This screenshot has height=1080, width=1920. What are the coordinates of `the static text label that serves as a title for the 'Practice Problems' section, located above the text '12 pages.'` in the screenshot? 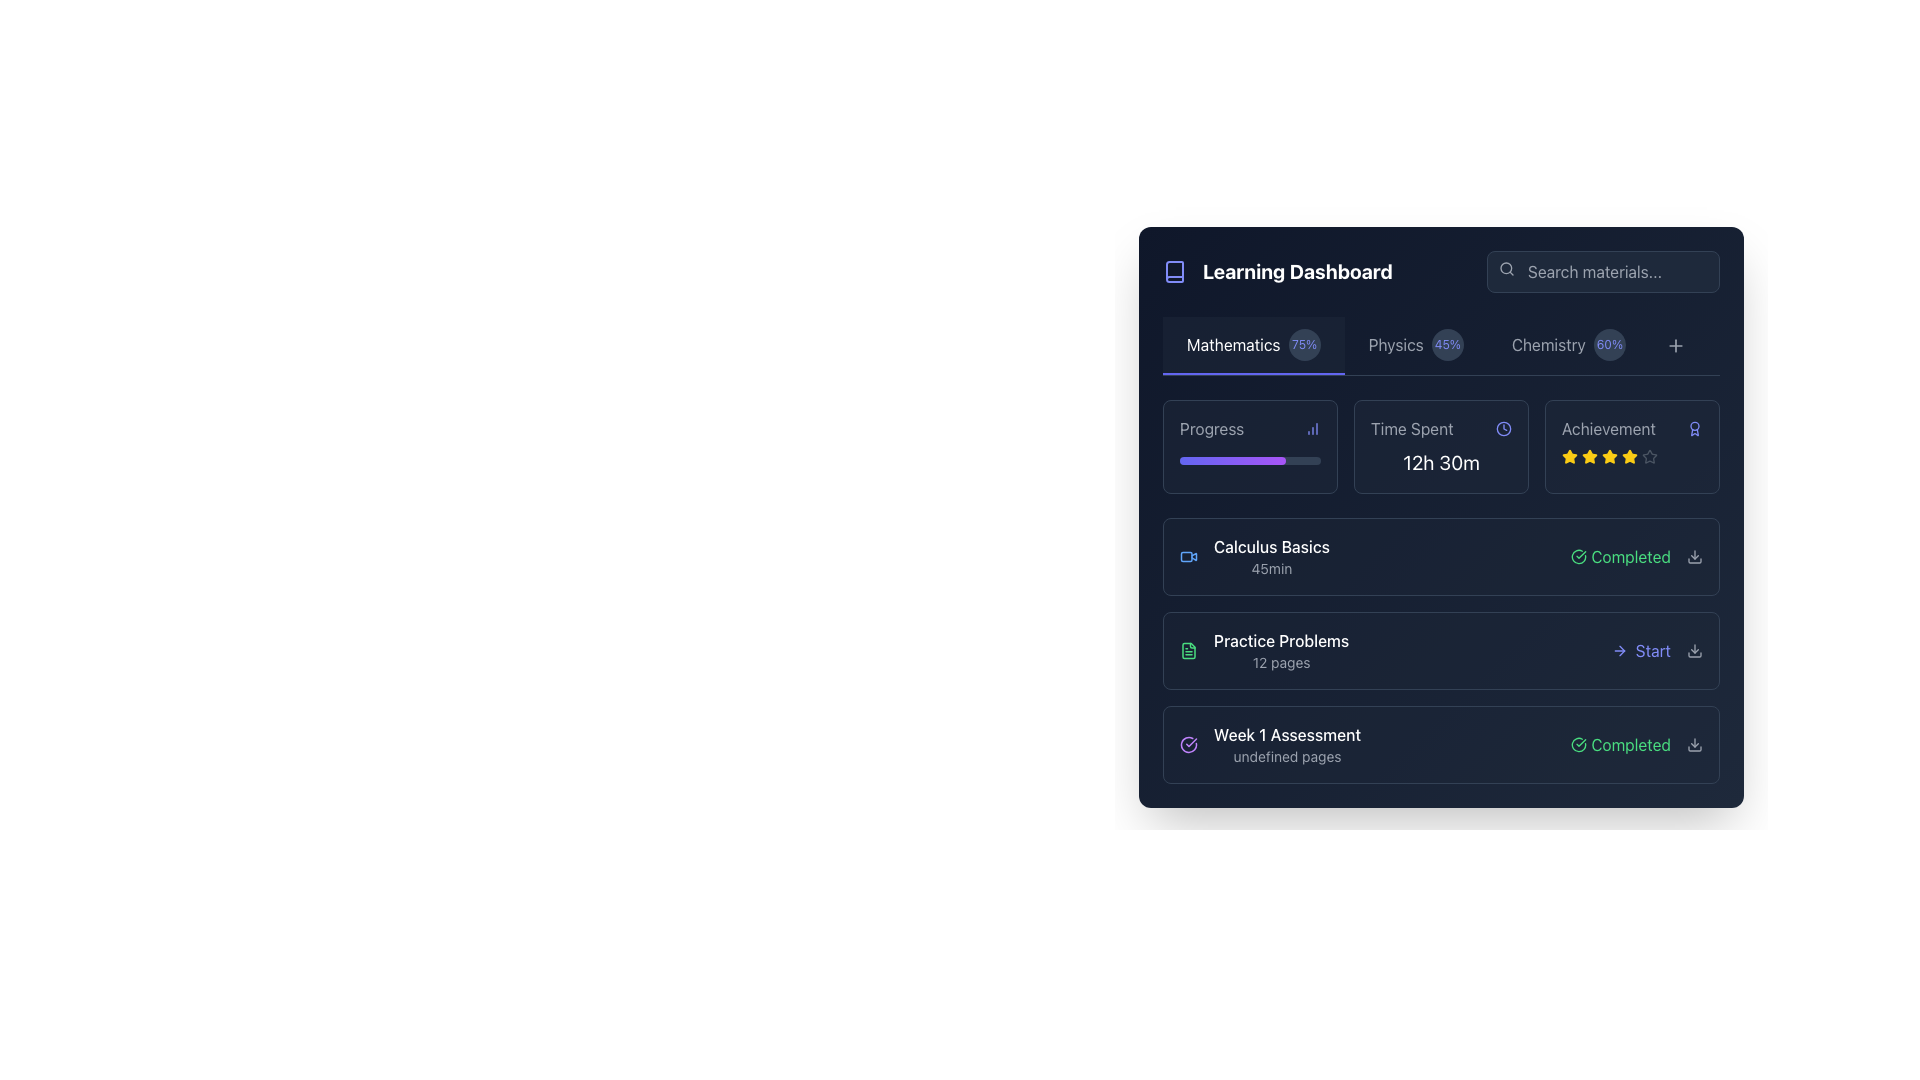 It's located at (1281, 640).